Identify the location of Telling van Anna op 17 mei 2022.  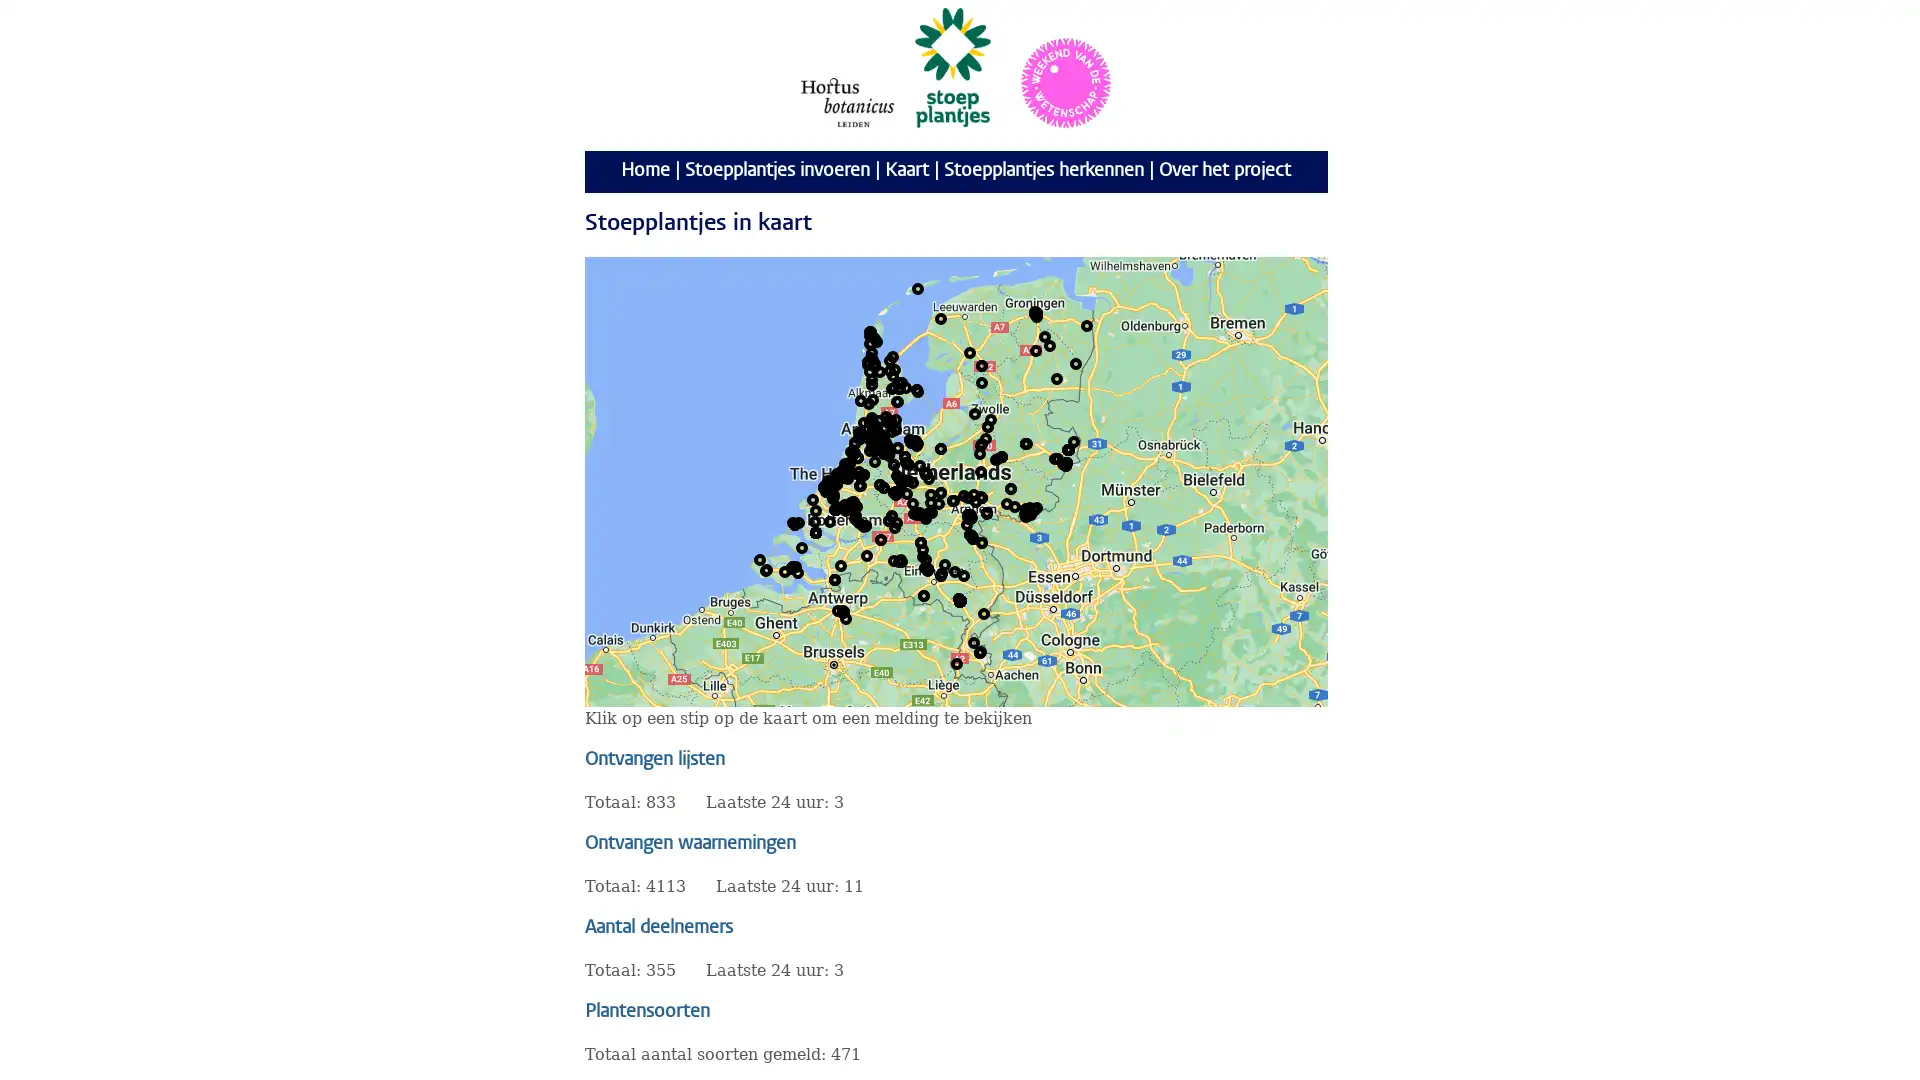
(890, 419).